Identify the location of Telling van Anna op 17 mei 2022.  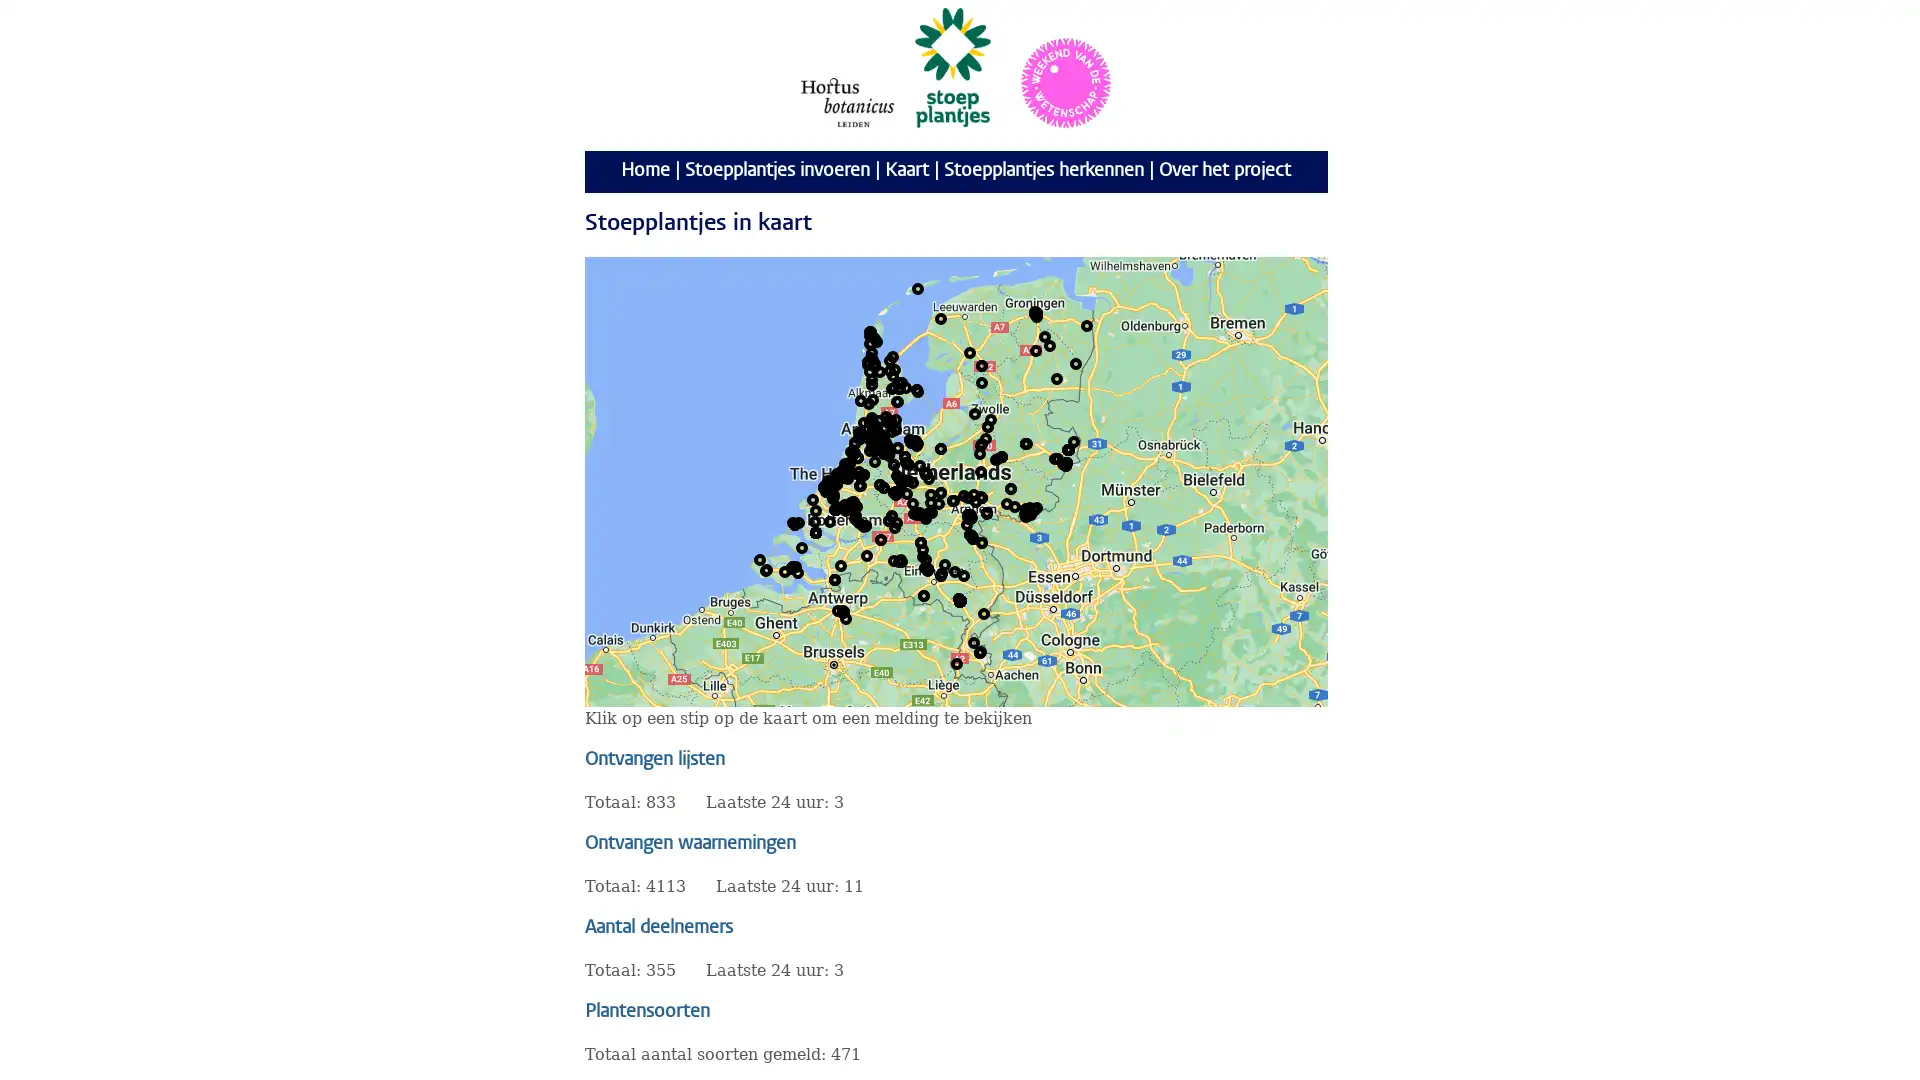
(890, 419).